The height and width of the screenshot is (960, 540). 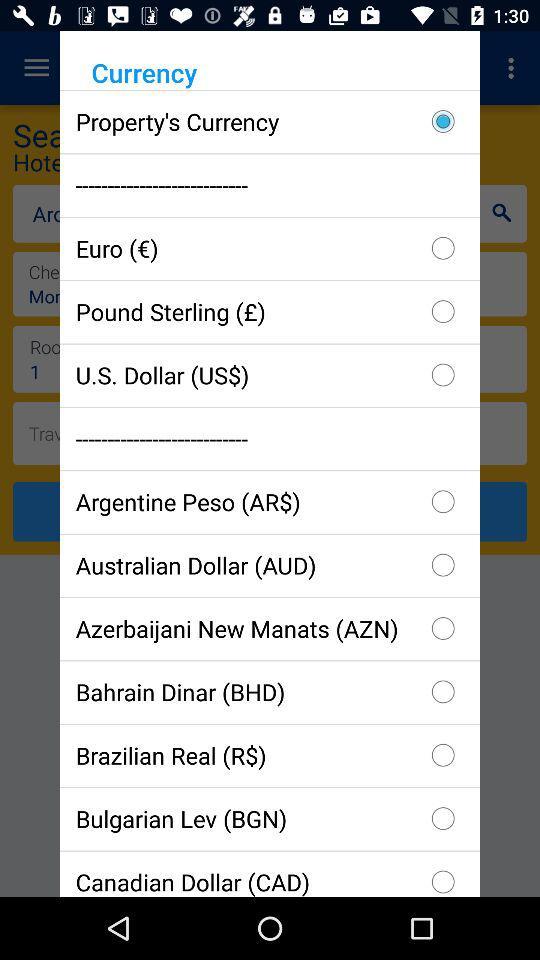 What do you see at coordinates (270, 185) in the screenshot?
I see `--------------------------- checkbox` at bounding box center [270, 185].